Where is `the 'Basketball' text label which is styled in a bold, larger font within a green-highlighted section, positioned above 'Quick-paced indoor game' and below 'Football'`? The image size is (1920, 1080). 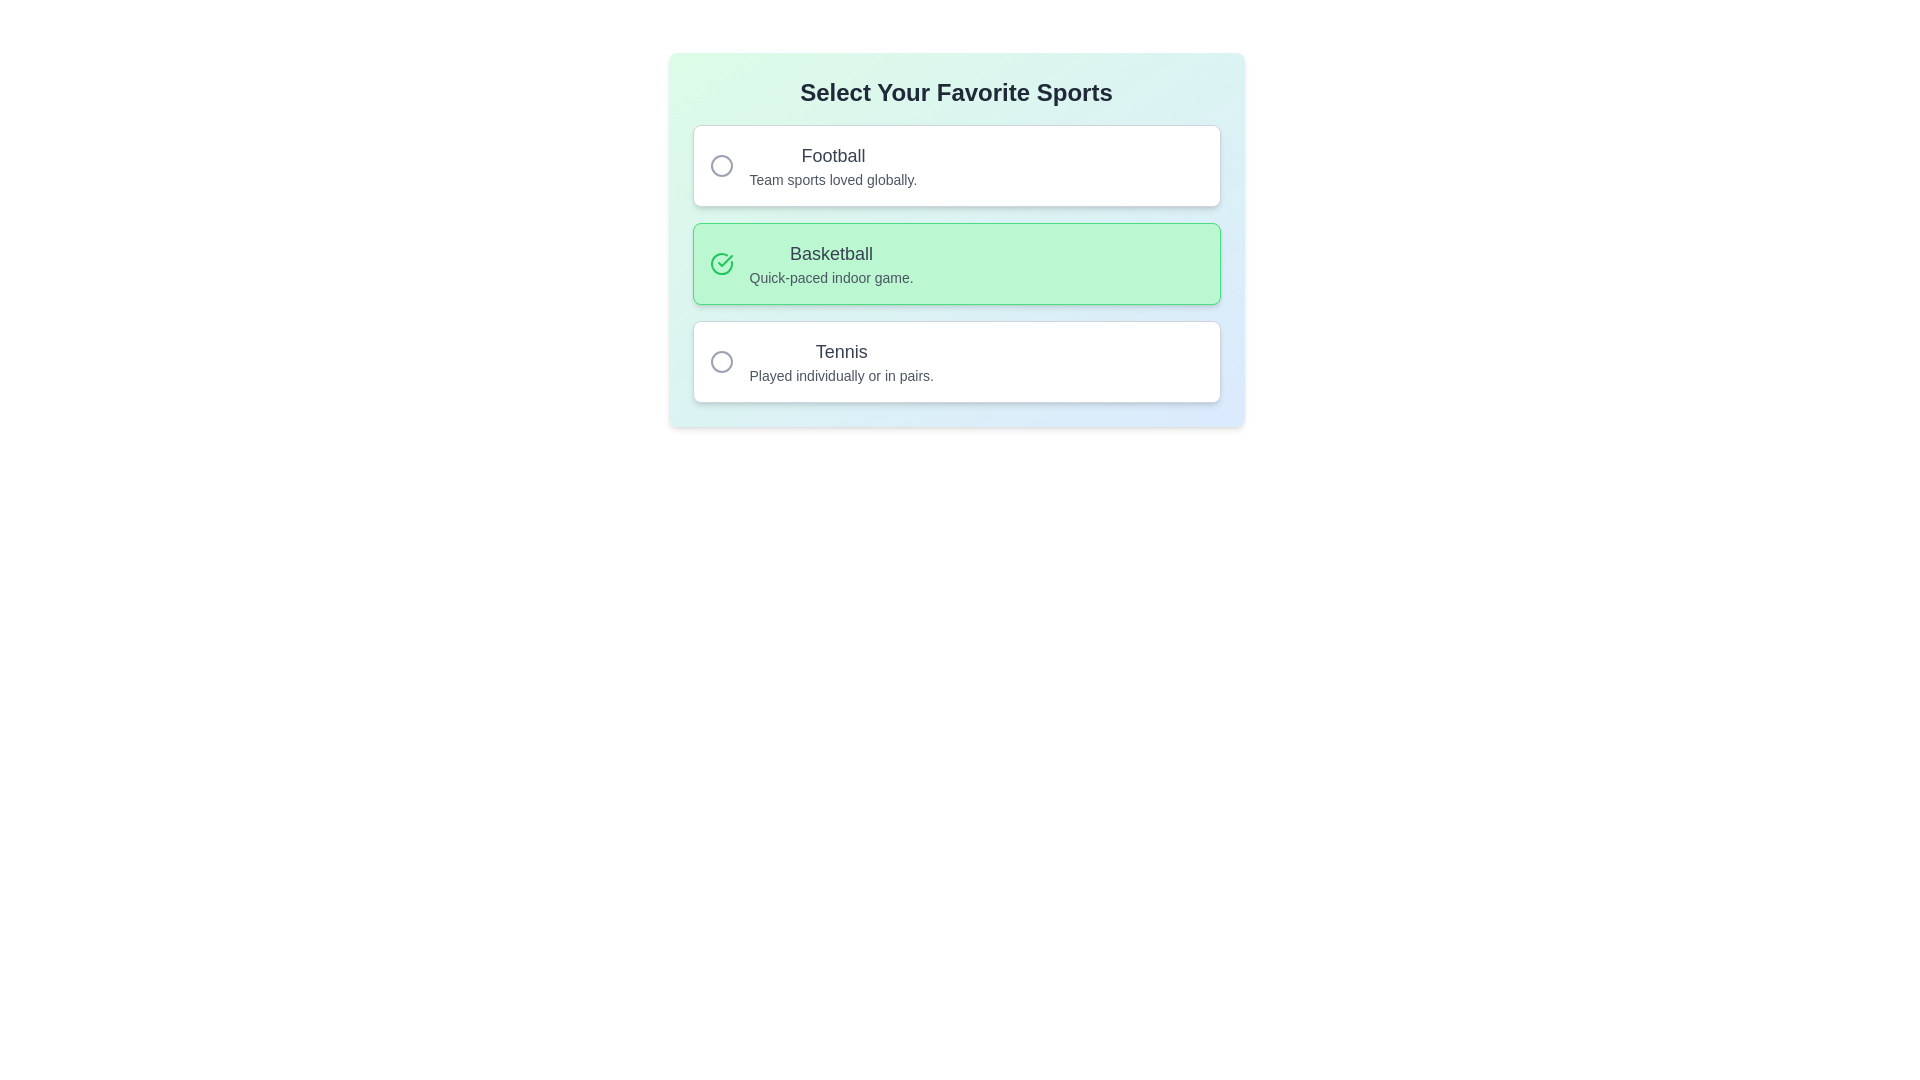
the 'Basketball' text label which is styled in a bold, larger font within a green-highlighted section, positioned above 'Quick-paced indoor game' and below 'Football' is located at coordinates (831, 253).